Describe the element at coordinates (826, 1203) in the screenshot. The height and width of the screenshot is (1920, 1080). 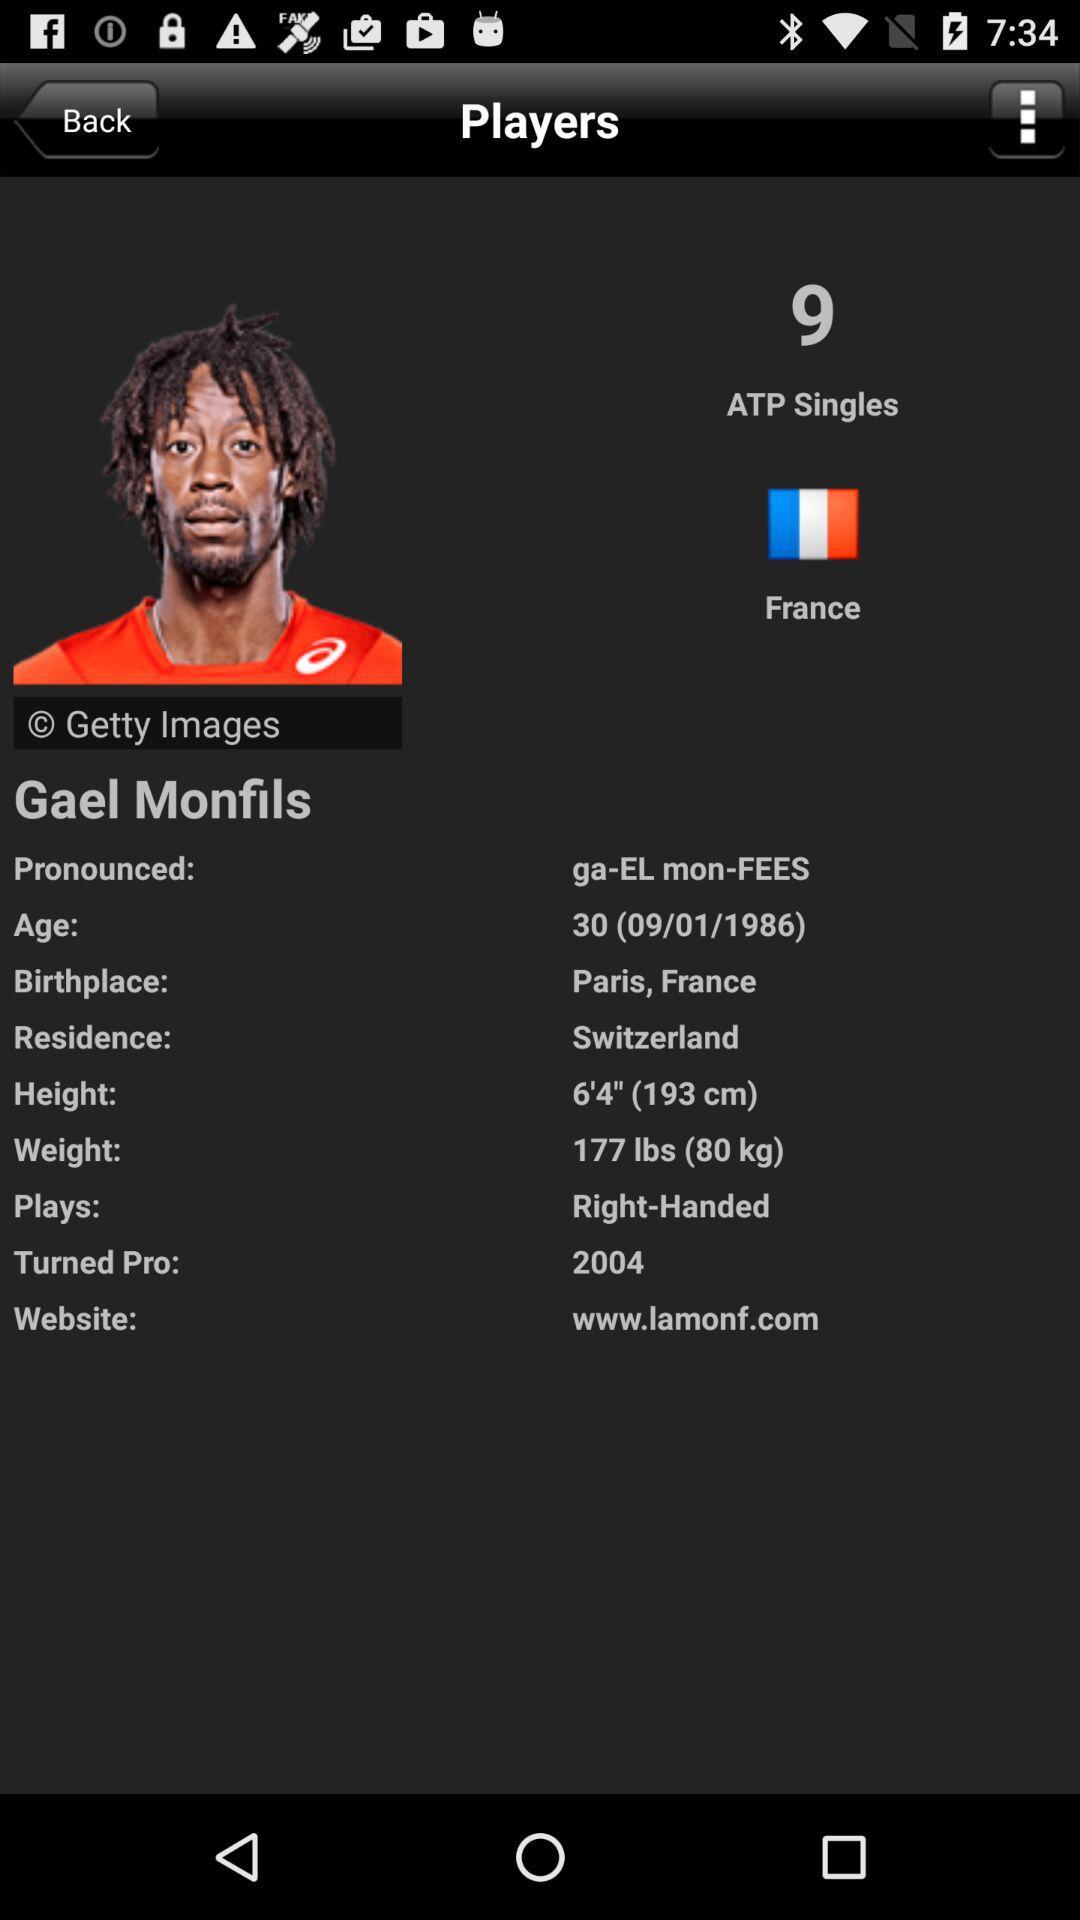
I see `the icon above turned pro: app` at that location.